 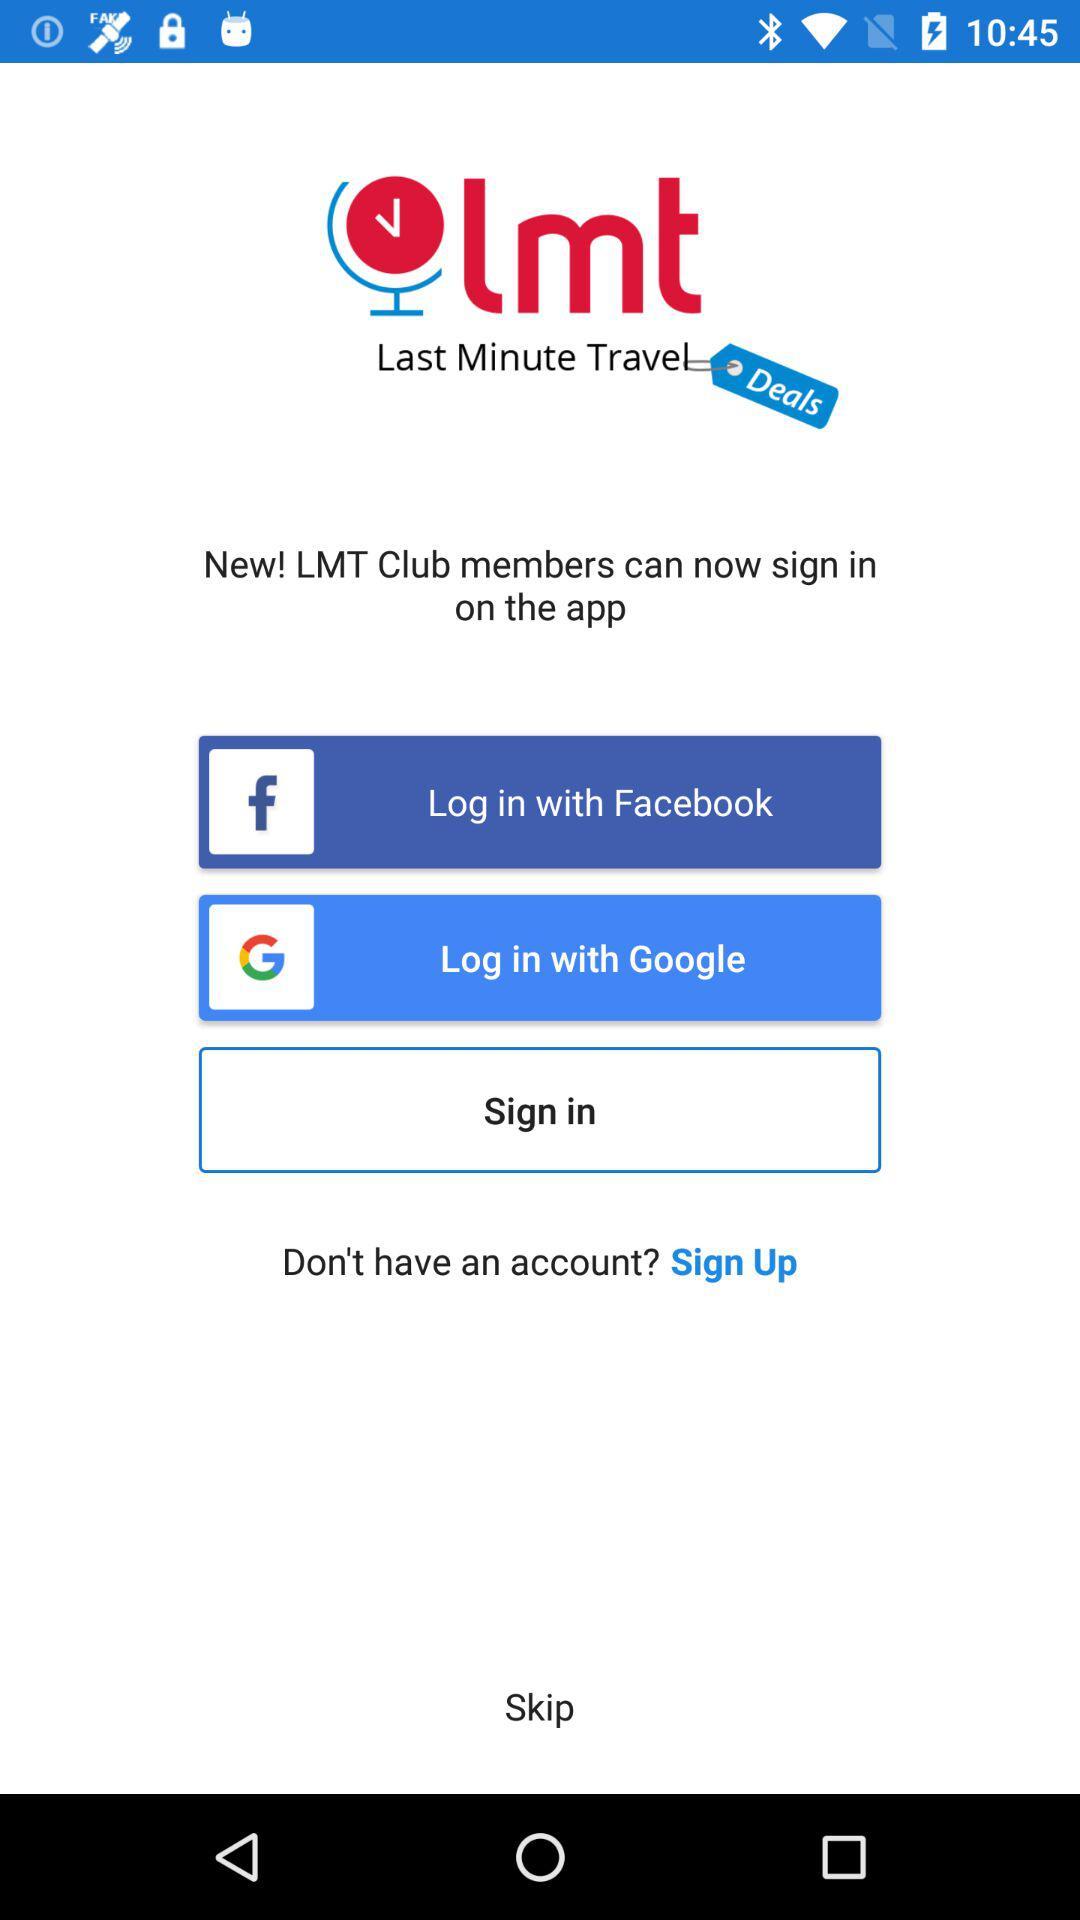 What do you see at coordinates (734, 1259) in the screenshot?
I see `the icon to the right of don t have` at bounding box center [734, 1259].